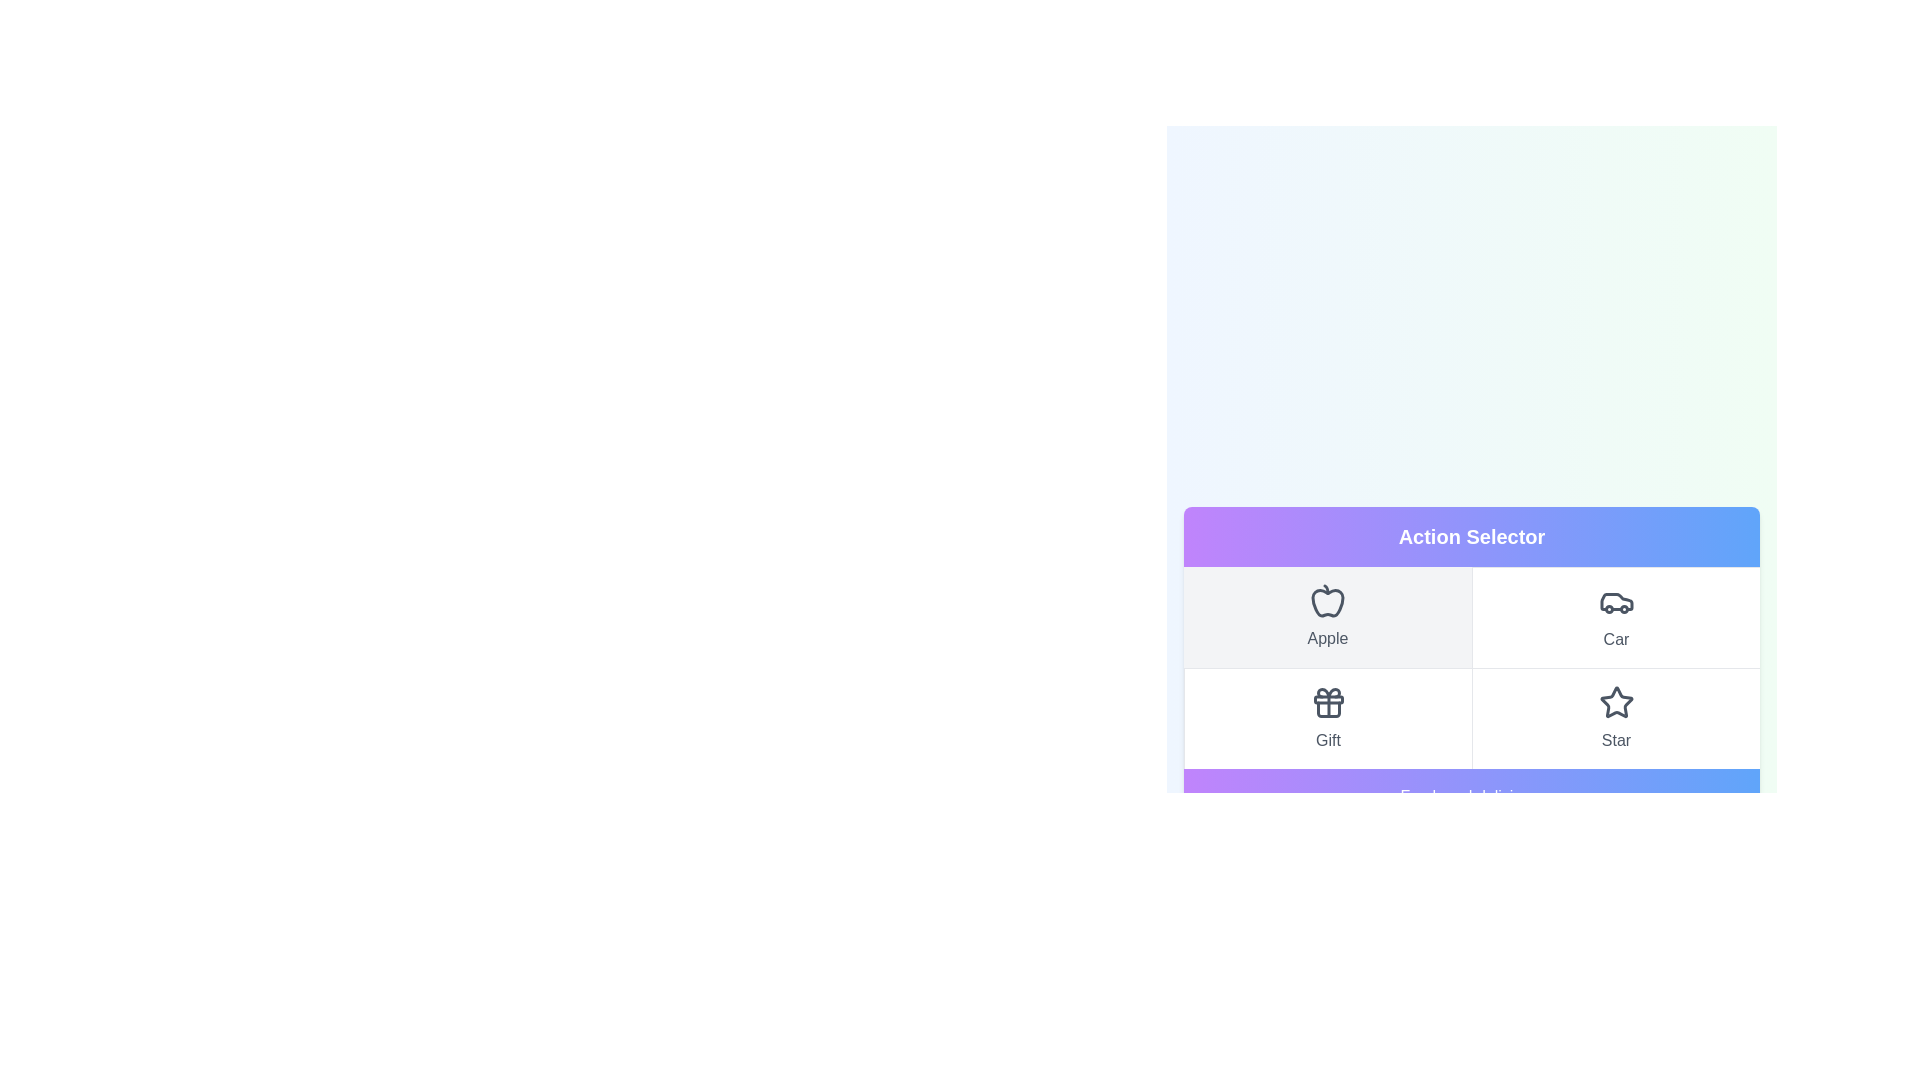  What do you see at coordinates (1328, 692) in the screenshot?
I see `the center of the decorative gift box icon located in the bottom-left of the grid layout, beneath the 'Apple' icon and to the left of the 'Star' icon` at bounding box center [1328, 692].